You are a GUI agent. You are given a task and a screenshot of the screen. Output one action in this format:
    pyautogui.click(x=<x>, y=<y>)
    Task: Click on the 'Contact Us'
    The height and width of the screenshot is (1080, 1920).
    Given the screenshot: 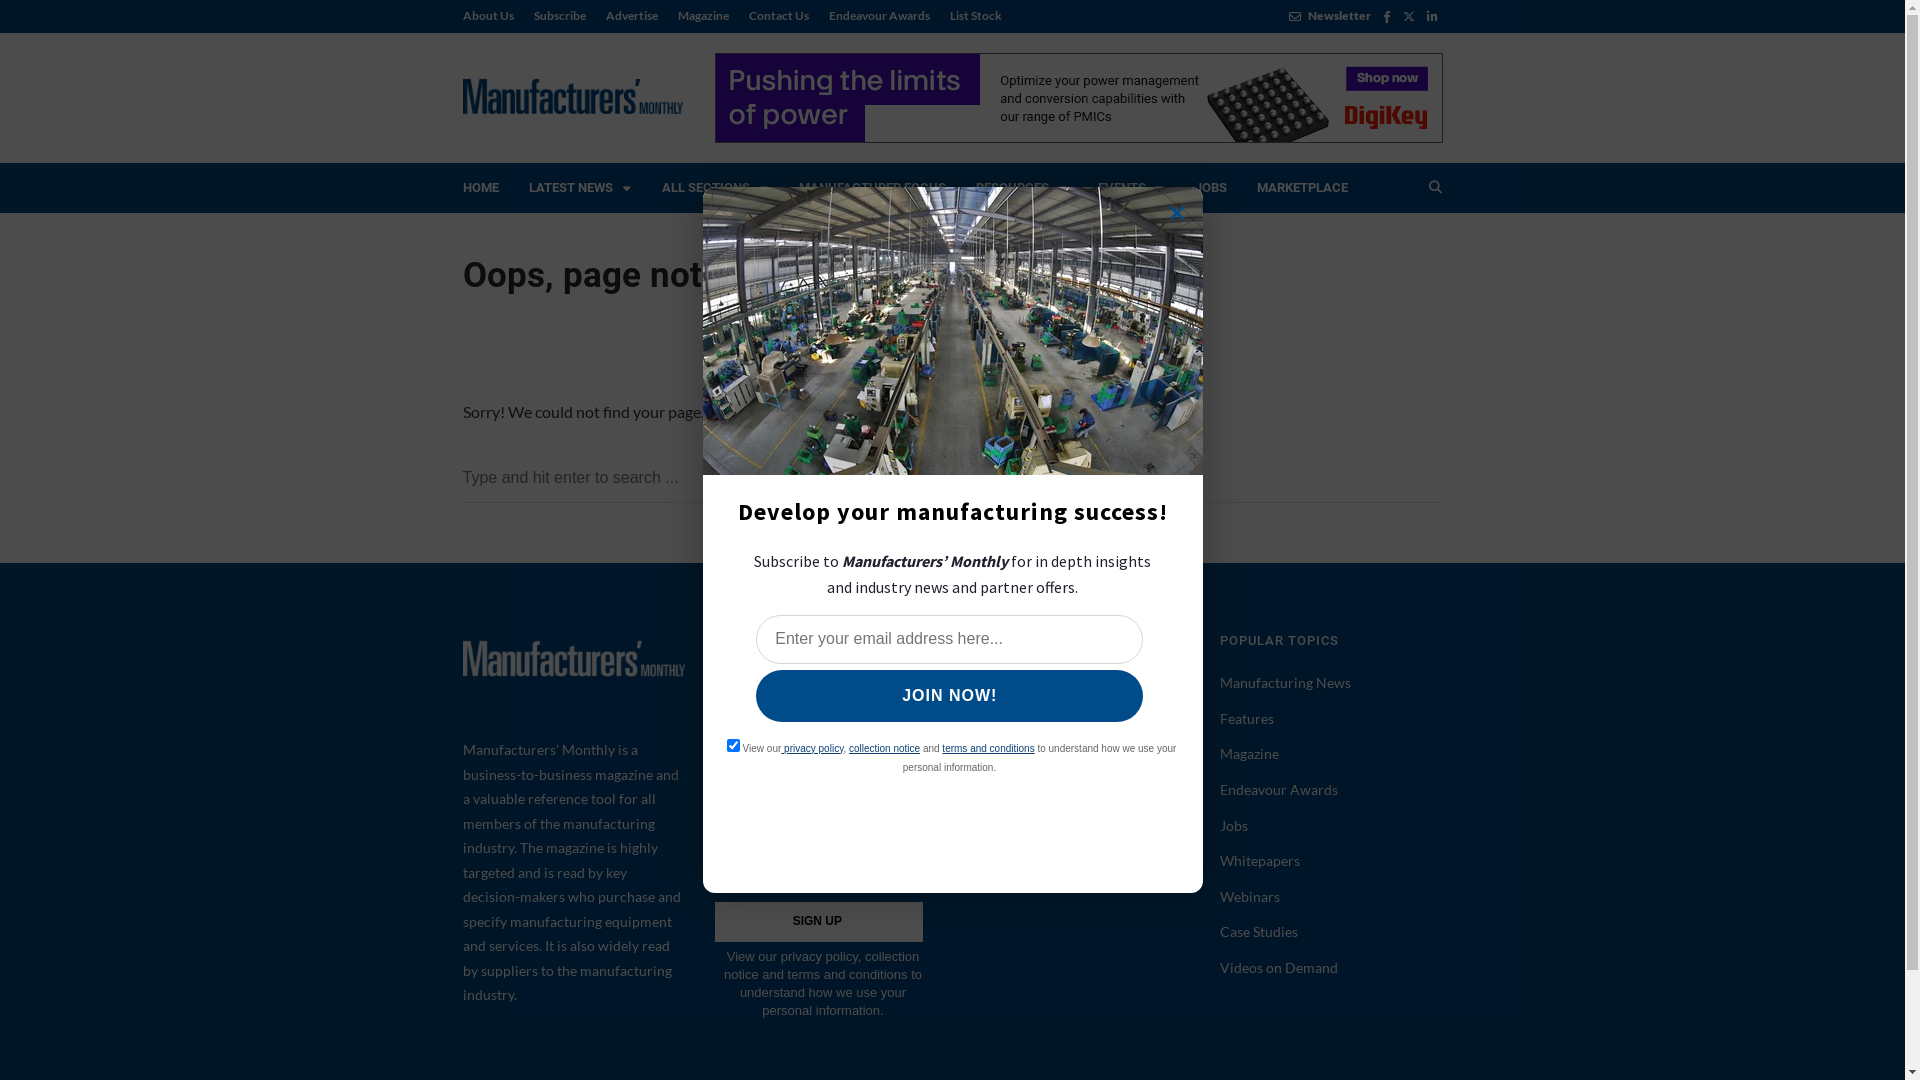 What is the action you would take?
    pyautogui.click(x=776, y=15)
    